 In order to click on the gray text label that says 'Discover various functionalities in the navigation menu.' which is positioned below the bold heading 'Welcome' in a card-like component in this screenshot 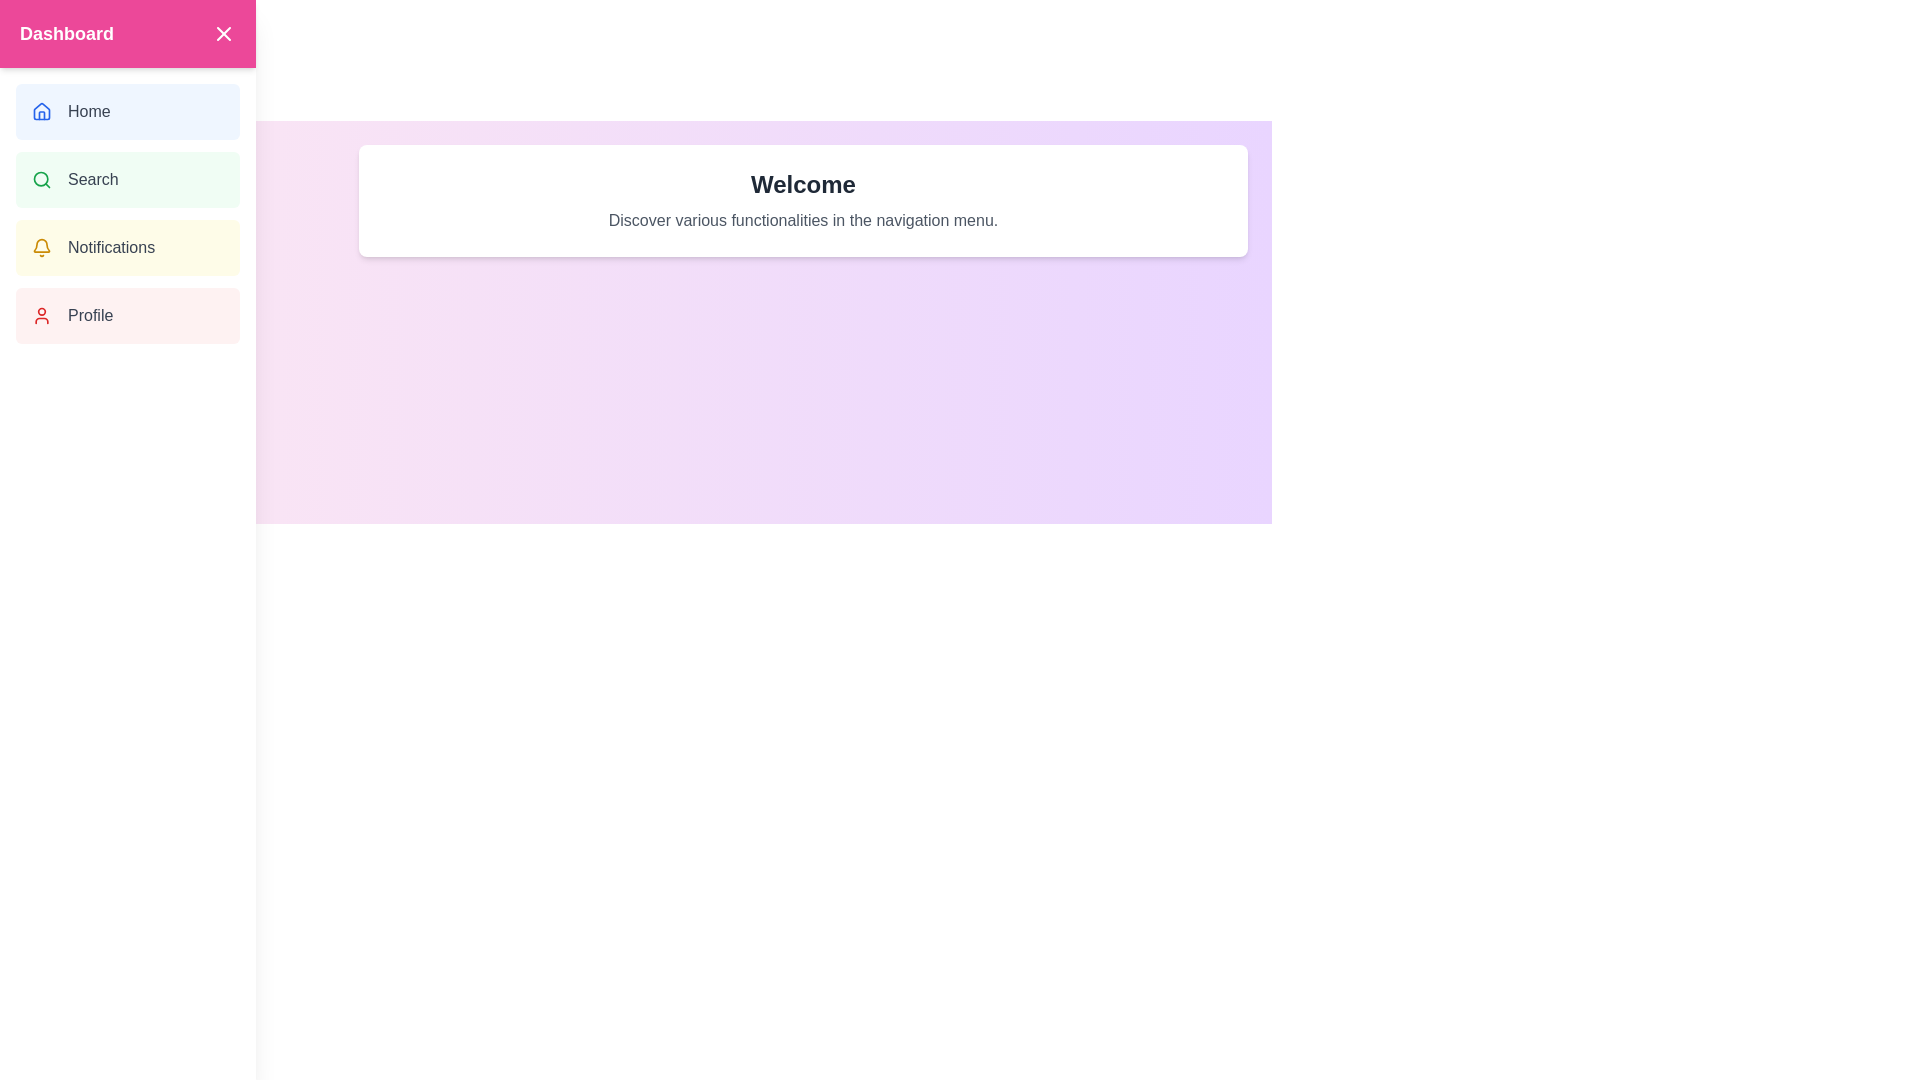, I will do `click(803, 220)`.